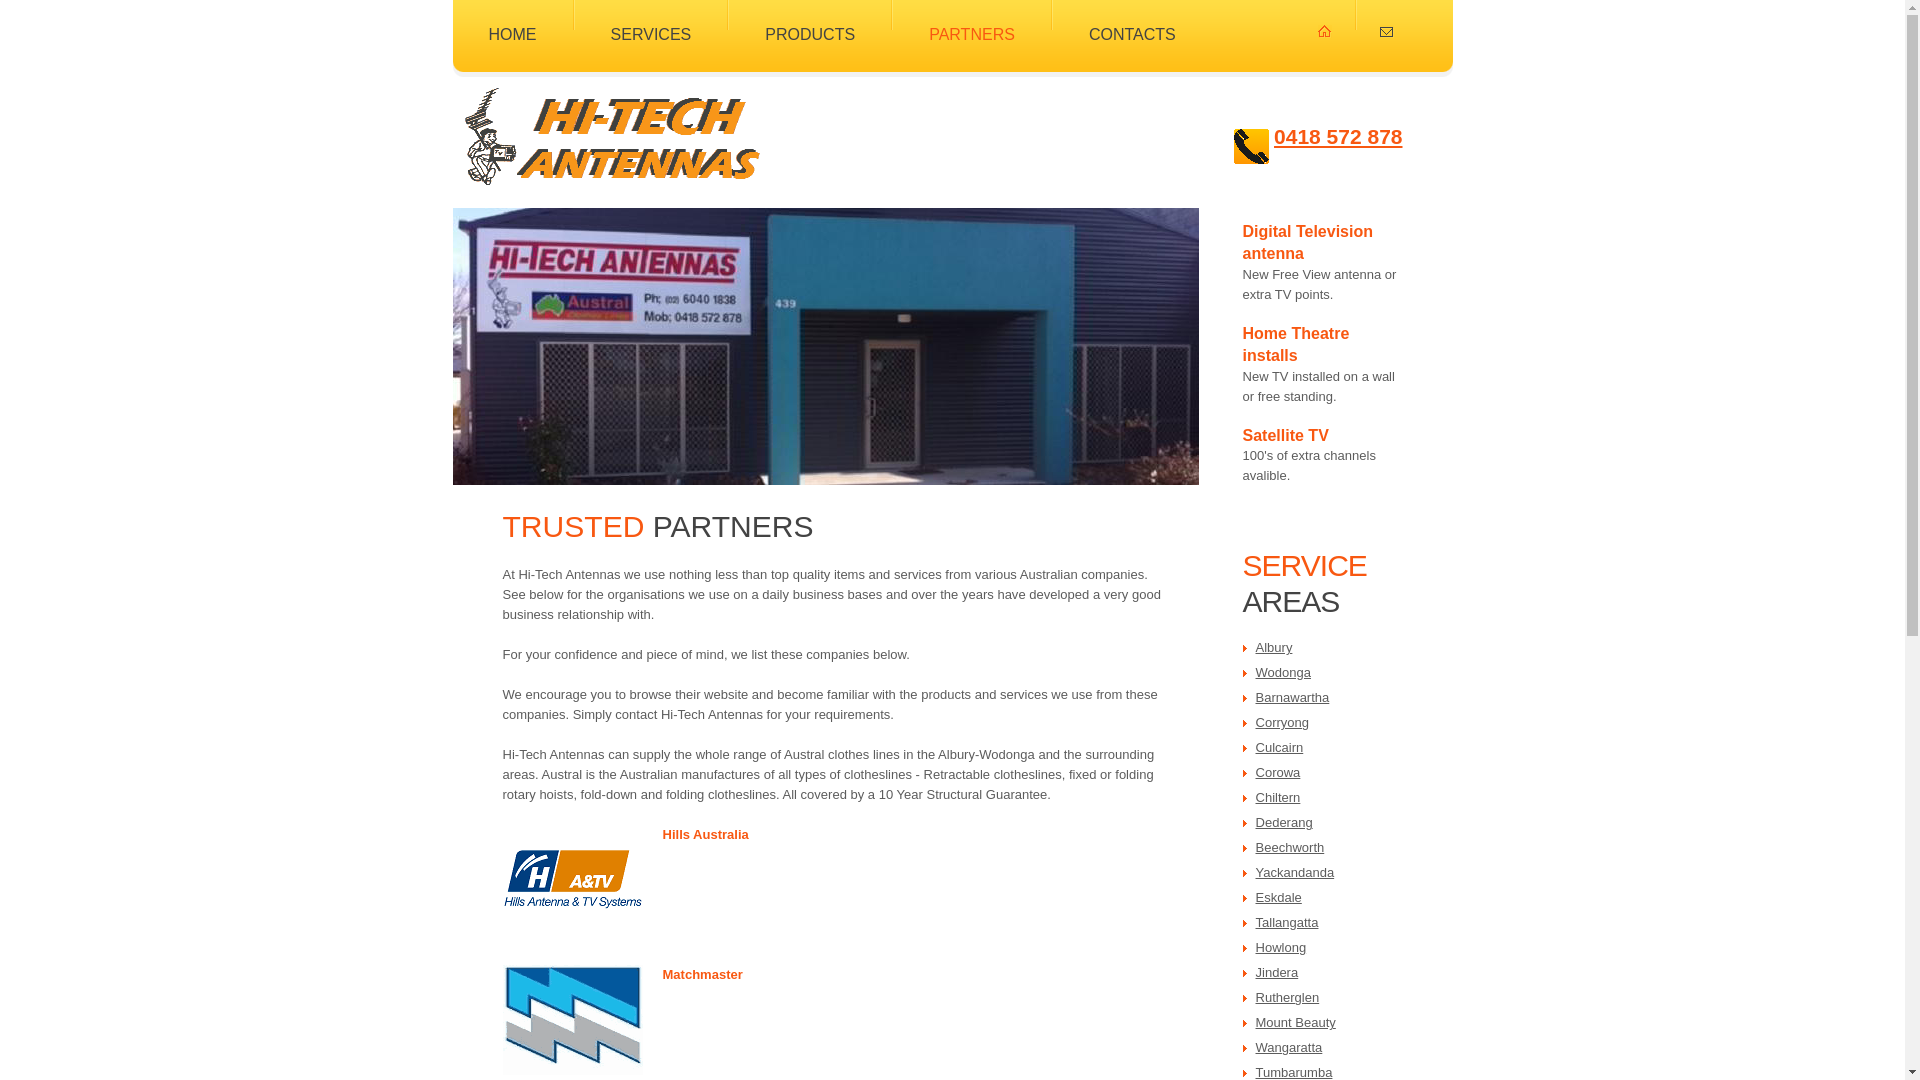  I want to click on 'CONTACTS', so click(1132, 22).